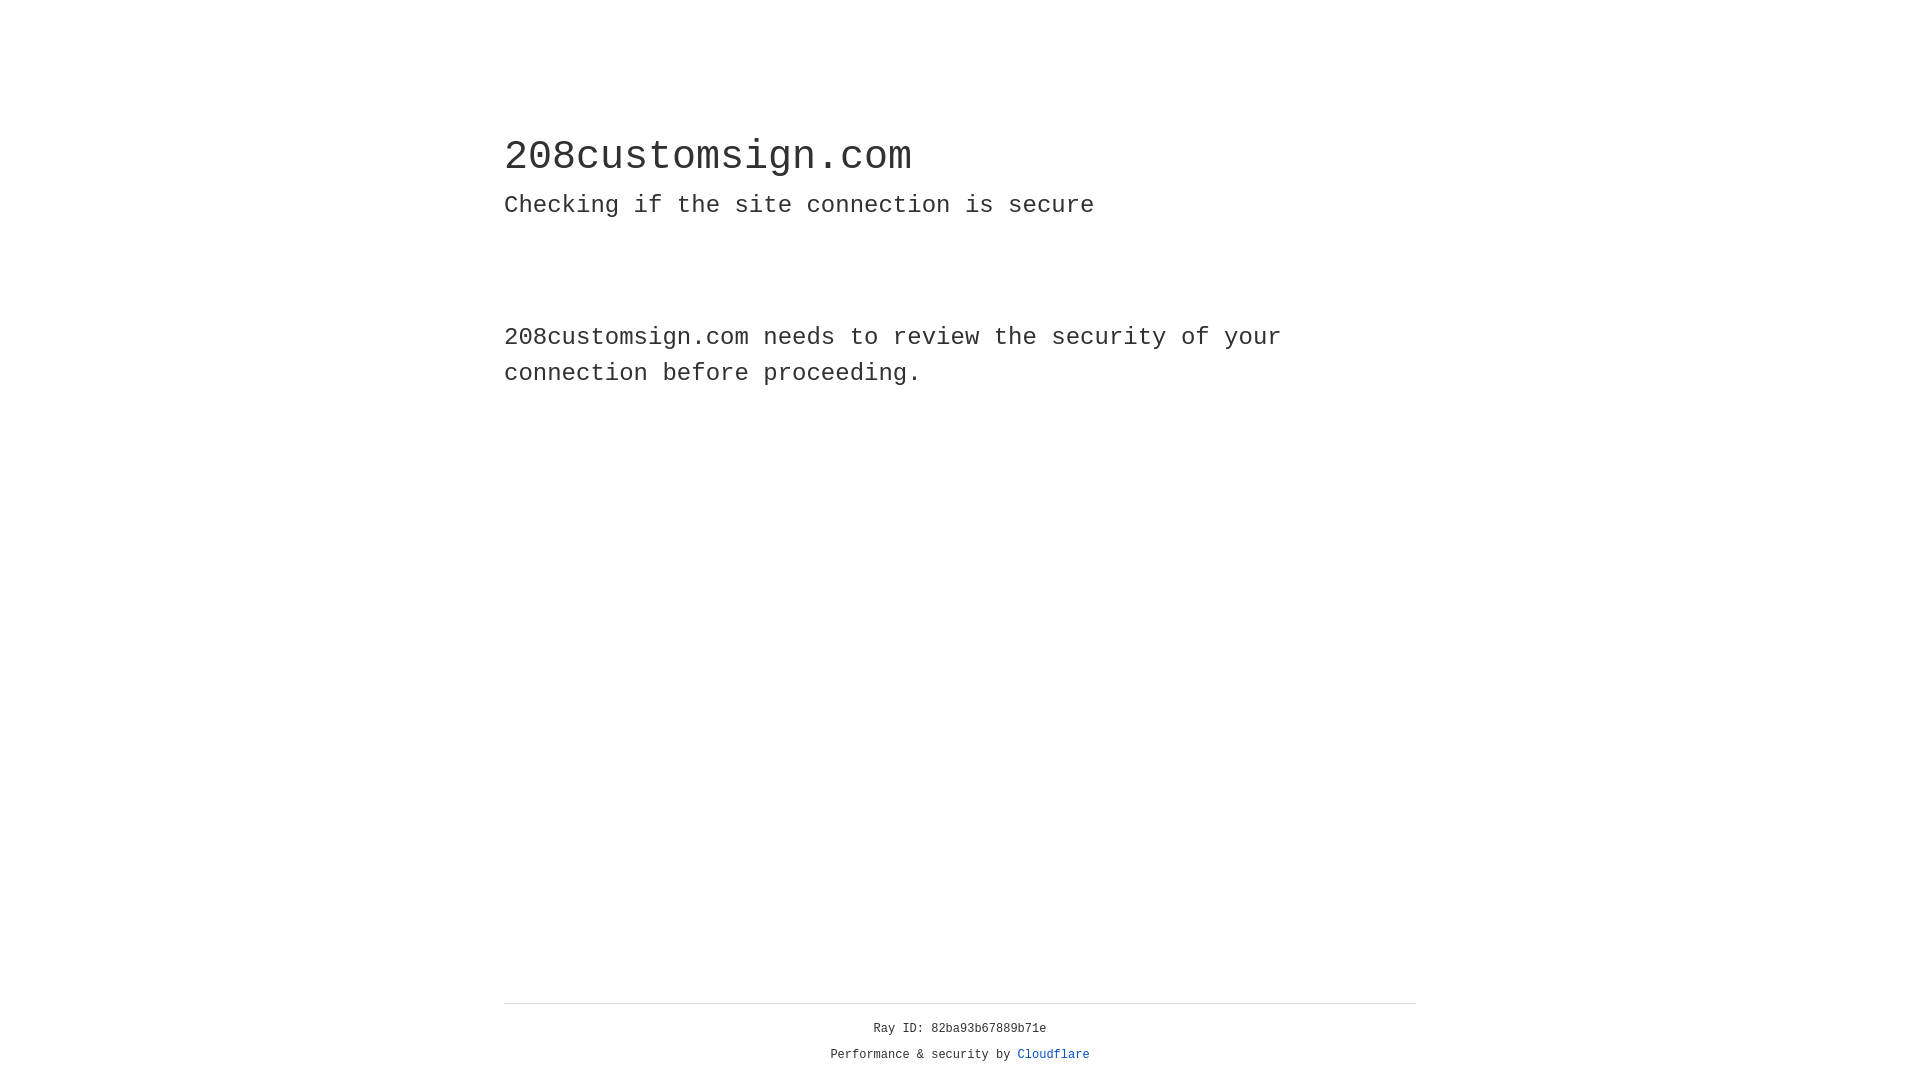 This screenshot has width=1920, height=1080. Describe the element at coordinates (1017, 1054) in the screenshot. I see `'Cloudflare'` at that location.